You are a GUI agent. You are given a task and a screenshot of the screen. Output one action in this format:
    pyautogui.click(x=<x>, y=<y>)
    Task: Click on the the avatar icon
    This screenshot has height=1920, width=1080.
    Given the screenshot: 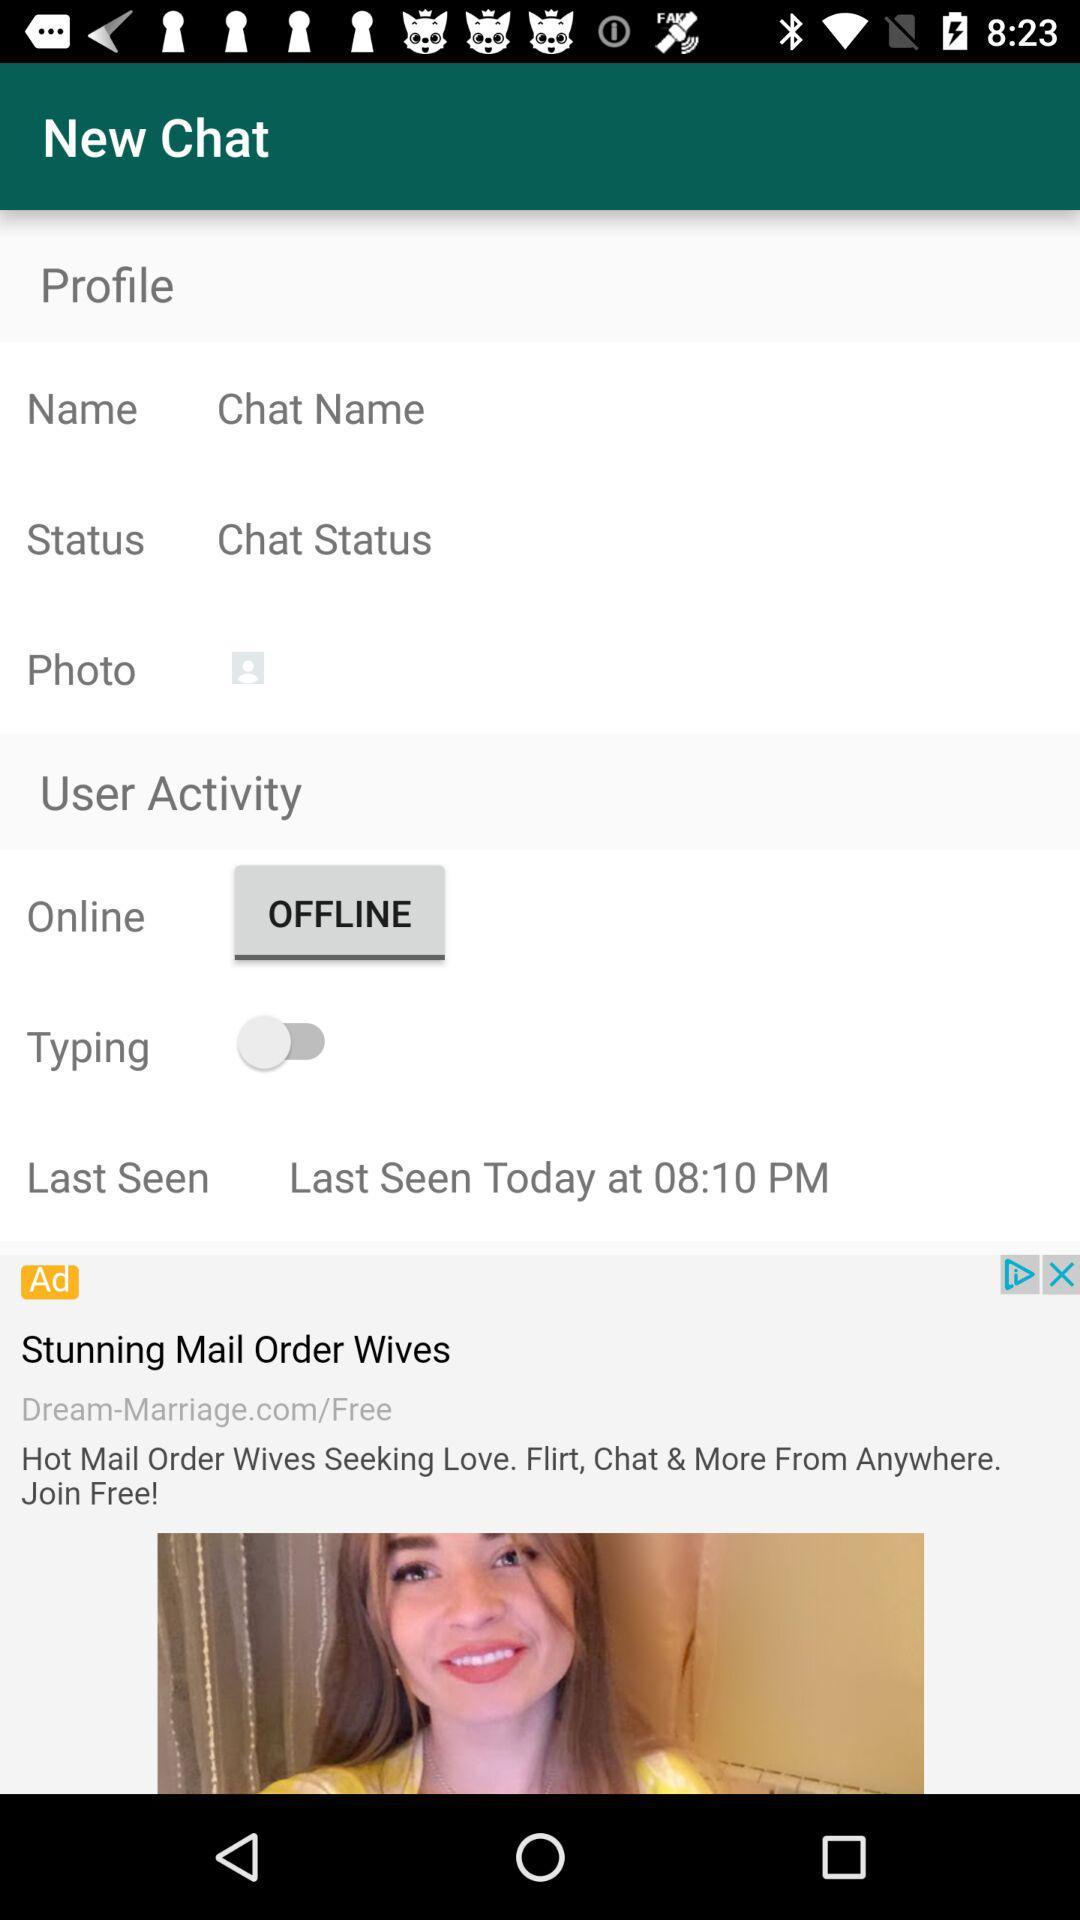 What is the action you would take?
    pyautogui.click(x=246, y=667)
    